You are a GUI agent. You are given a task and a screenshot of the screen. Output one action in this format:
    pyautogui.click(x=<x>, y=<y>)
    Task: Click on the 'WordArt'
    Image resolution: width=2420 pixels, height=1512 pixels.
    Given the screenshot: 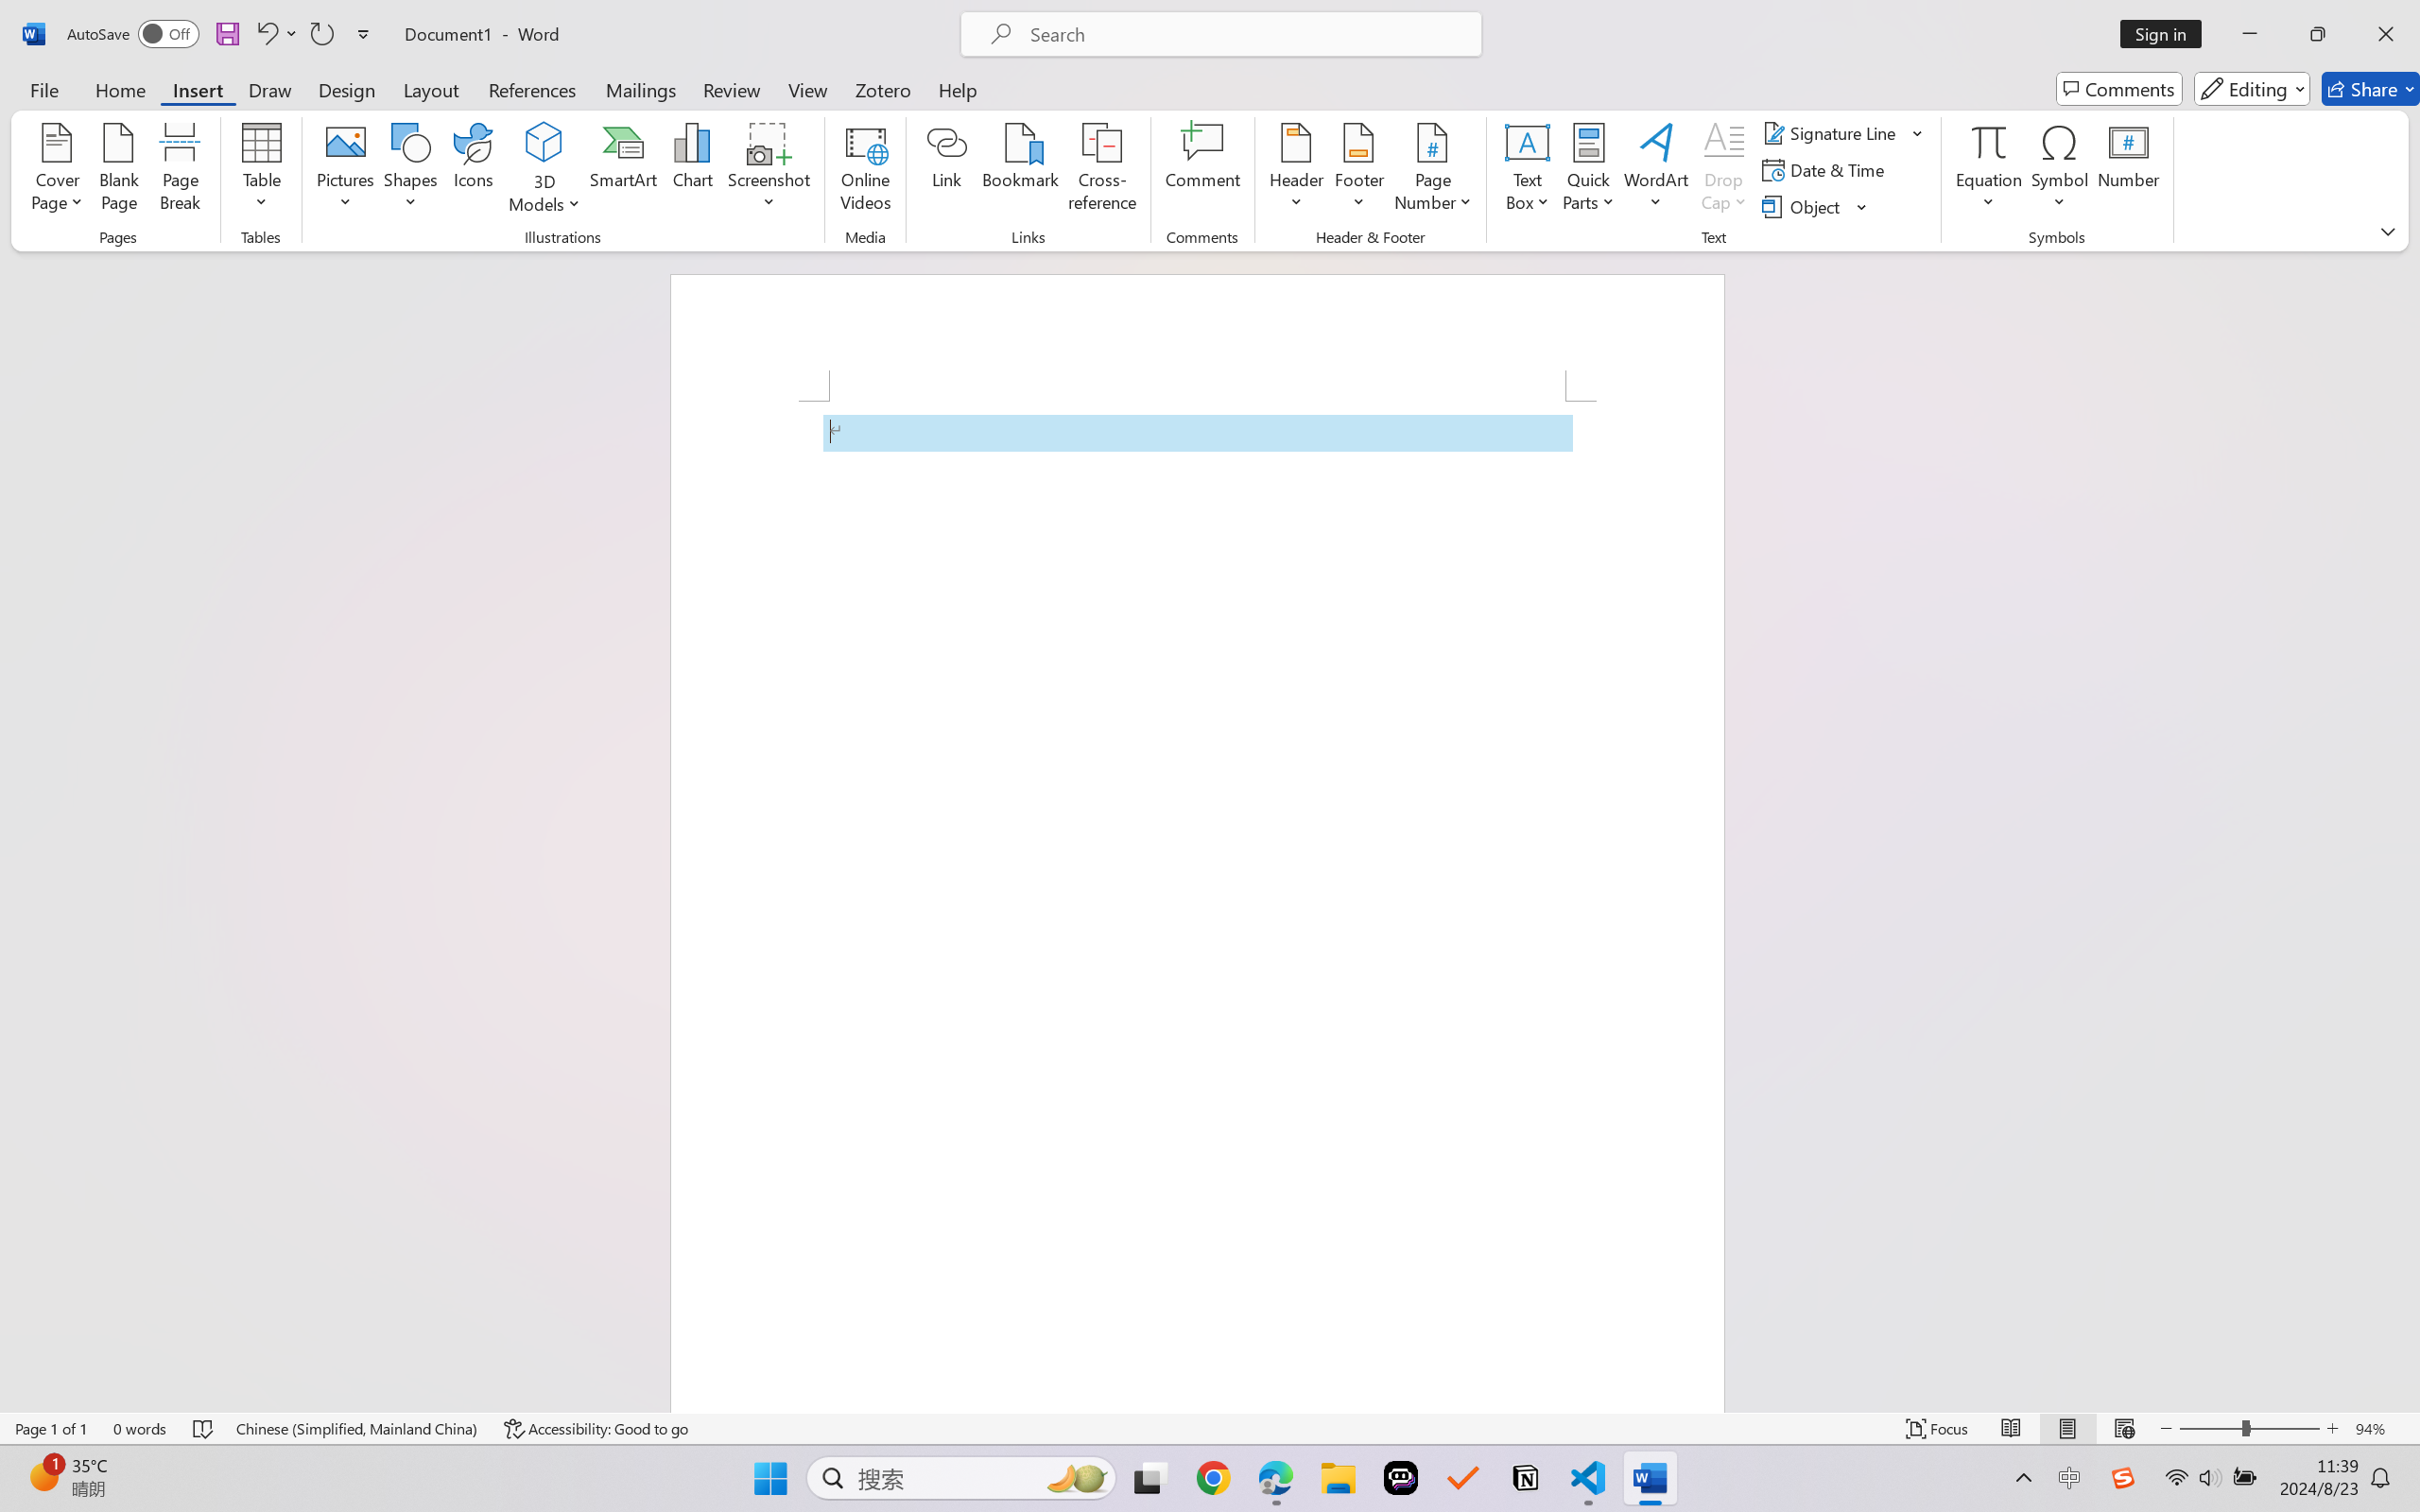 What is the action you would take?
    pyautogui.click(x=1655, y=170)
    